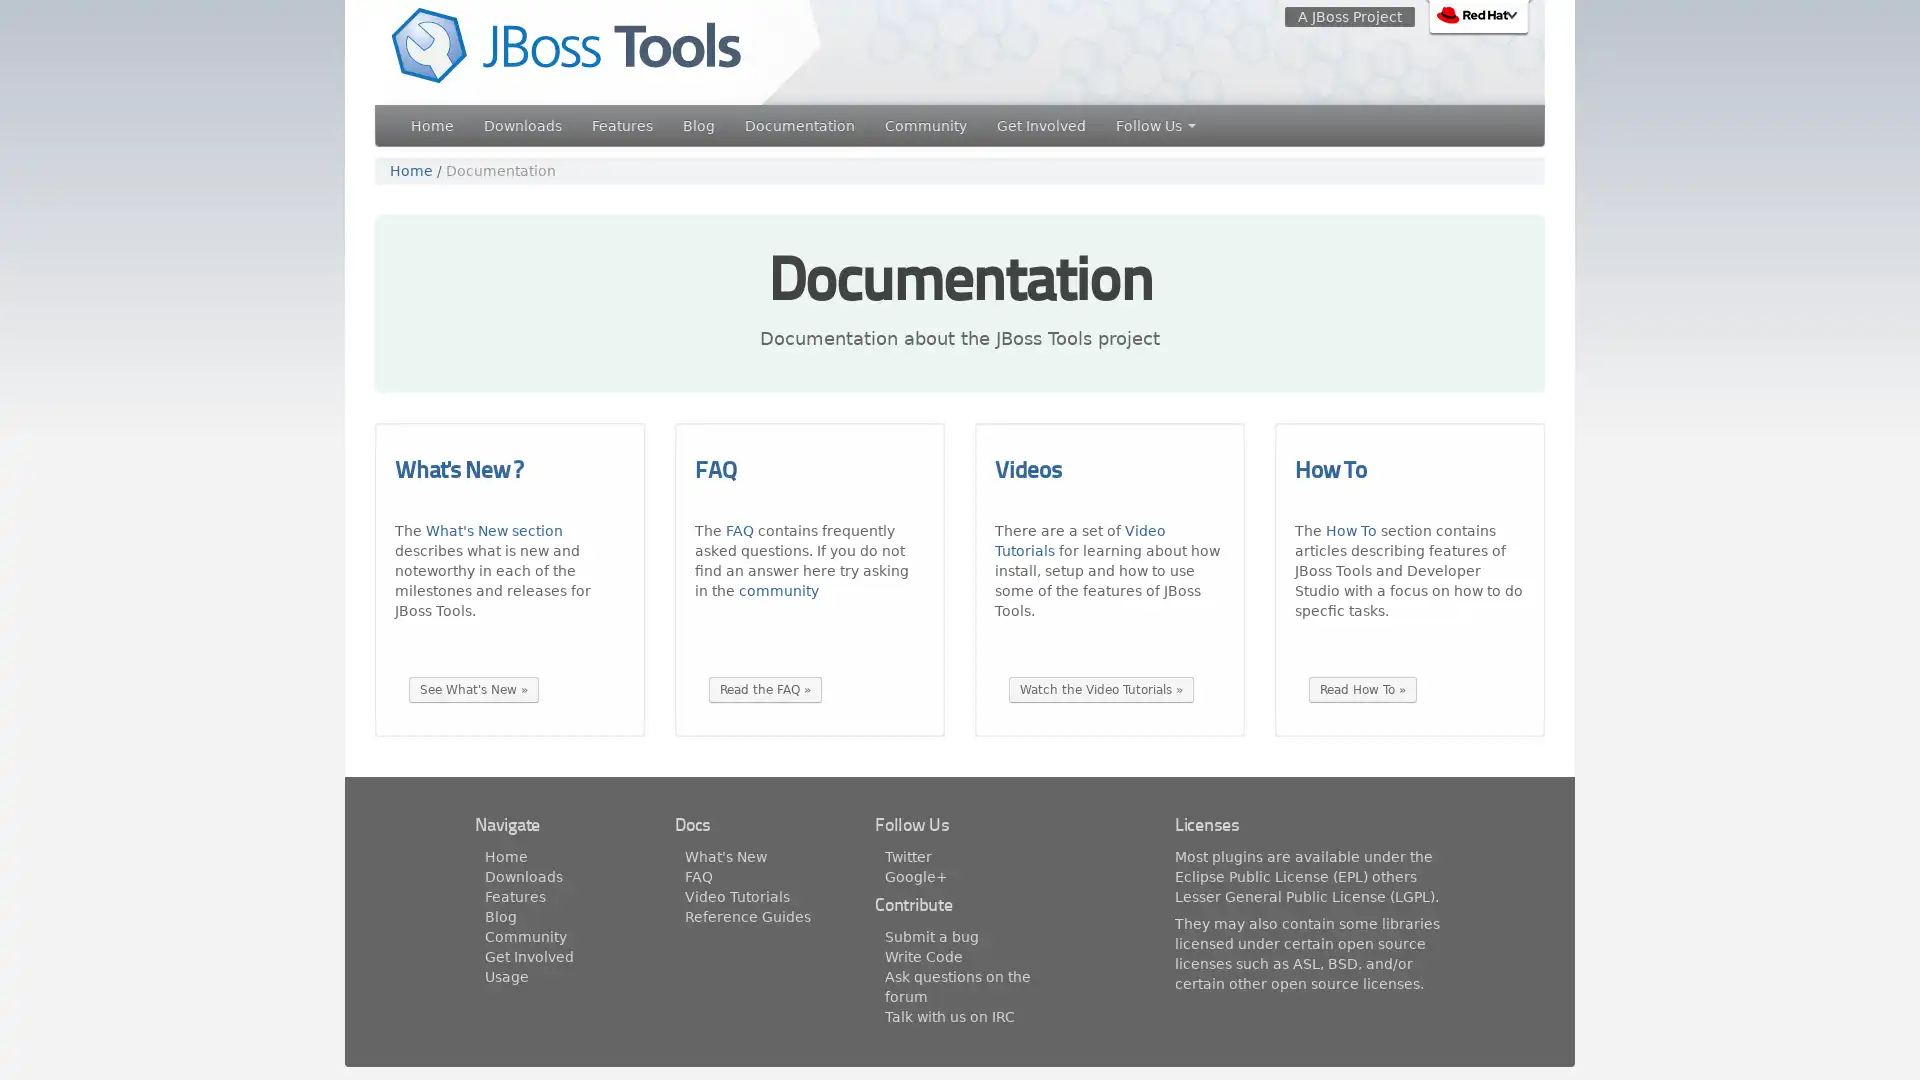 This screenshot has width=1920, height=1080. Describe the element at coordinates (1100, 689) in the screenshot. I see `Watch the Video Tutorials` at that location.